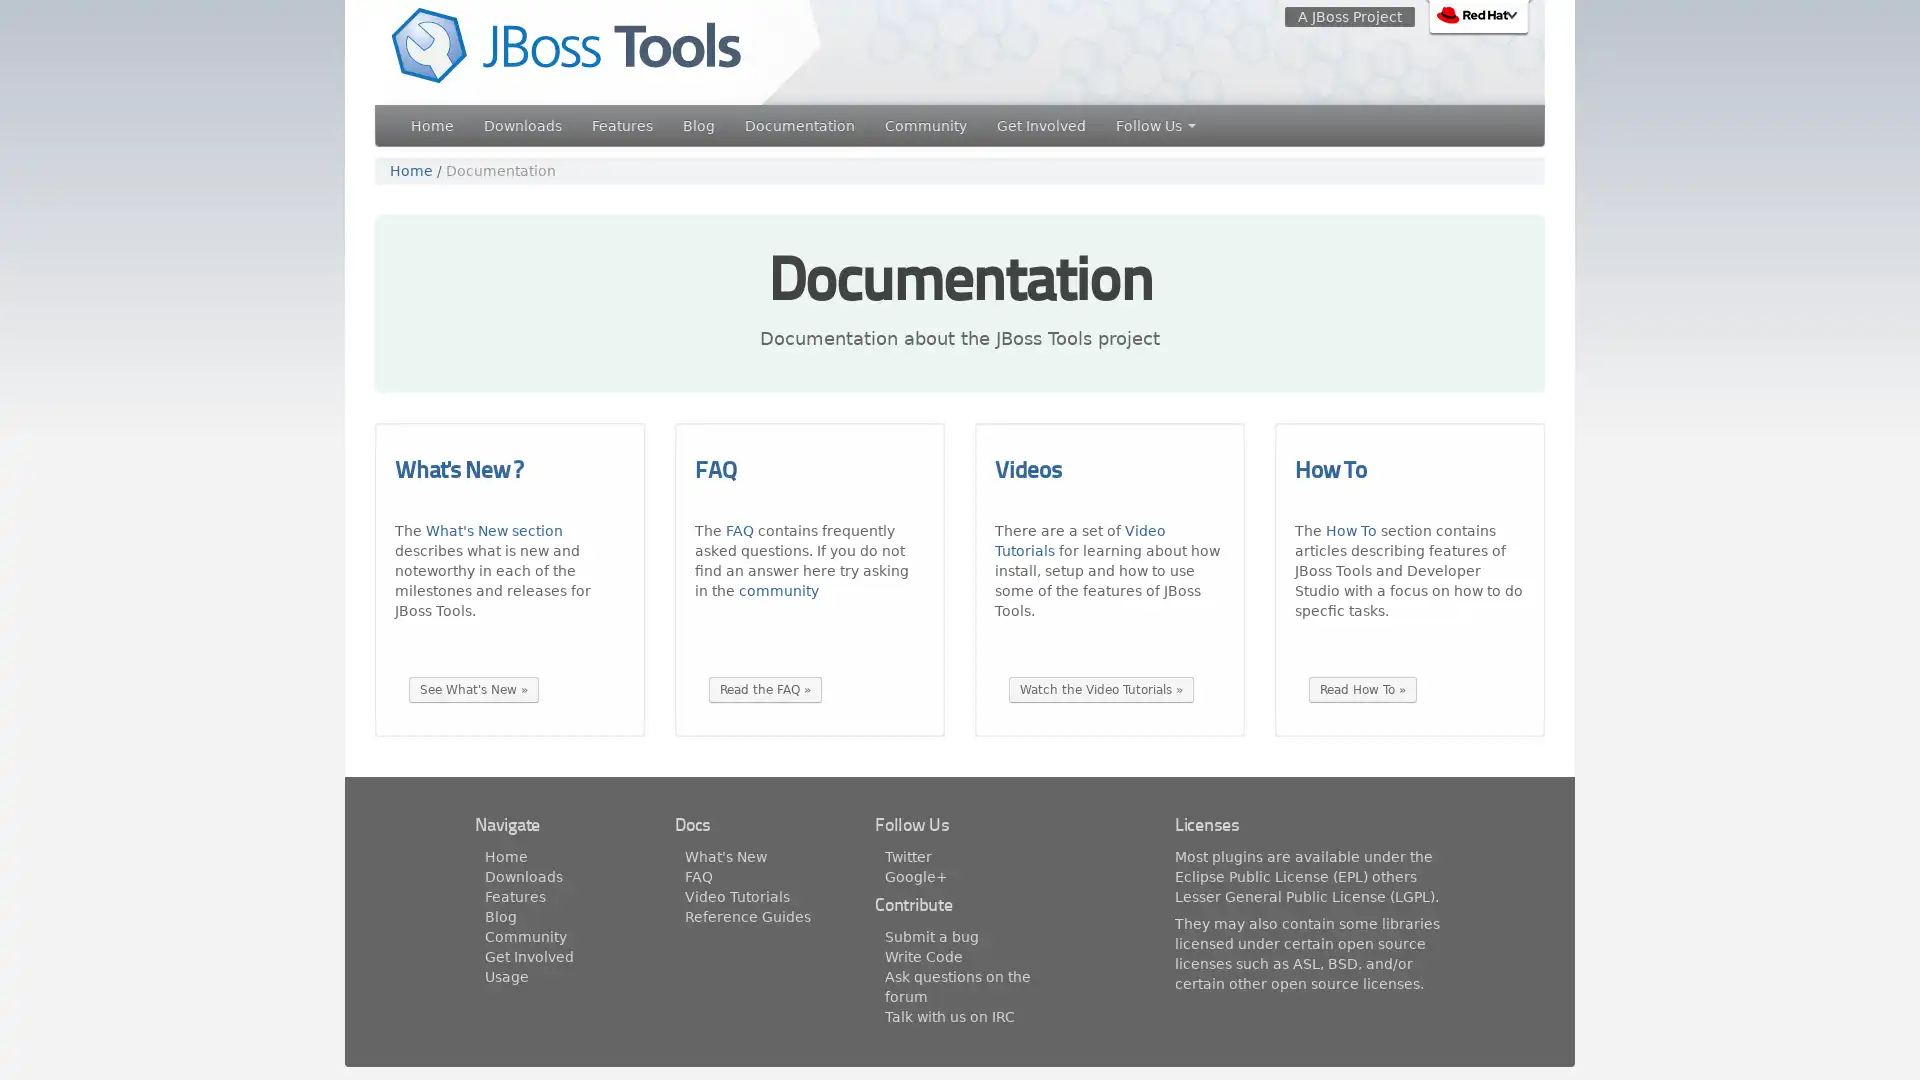 This screenshot has width=1920, height=1080. Describe the element at coordinates (1100, 689) in the screenshot. I see `Watch the Video Tutorials` at that location.